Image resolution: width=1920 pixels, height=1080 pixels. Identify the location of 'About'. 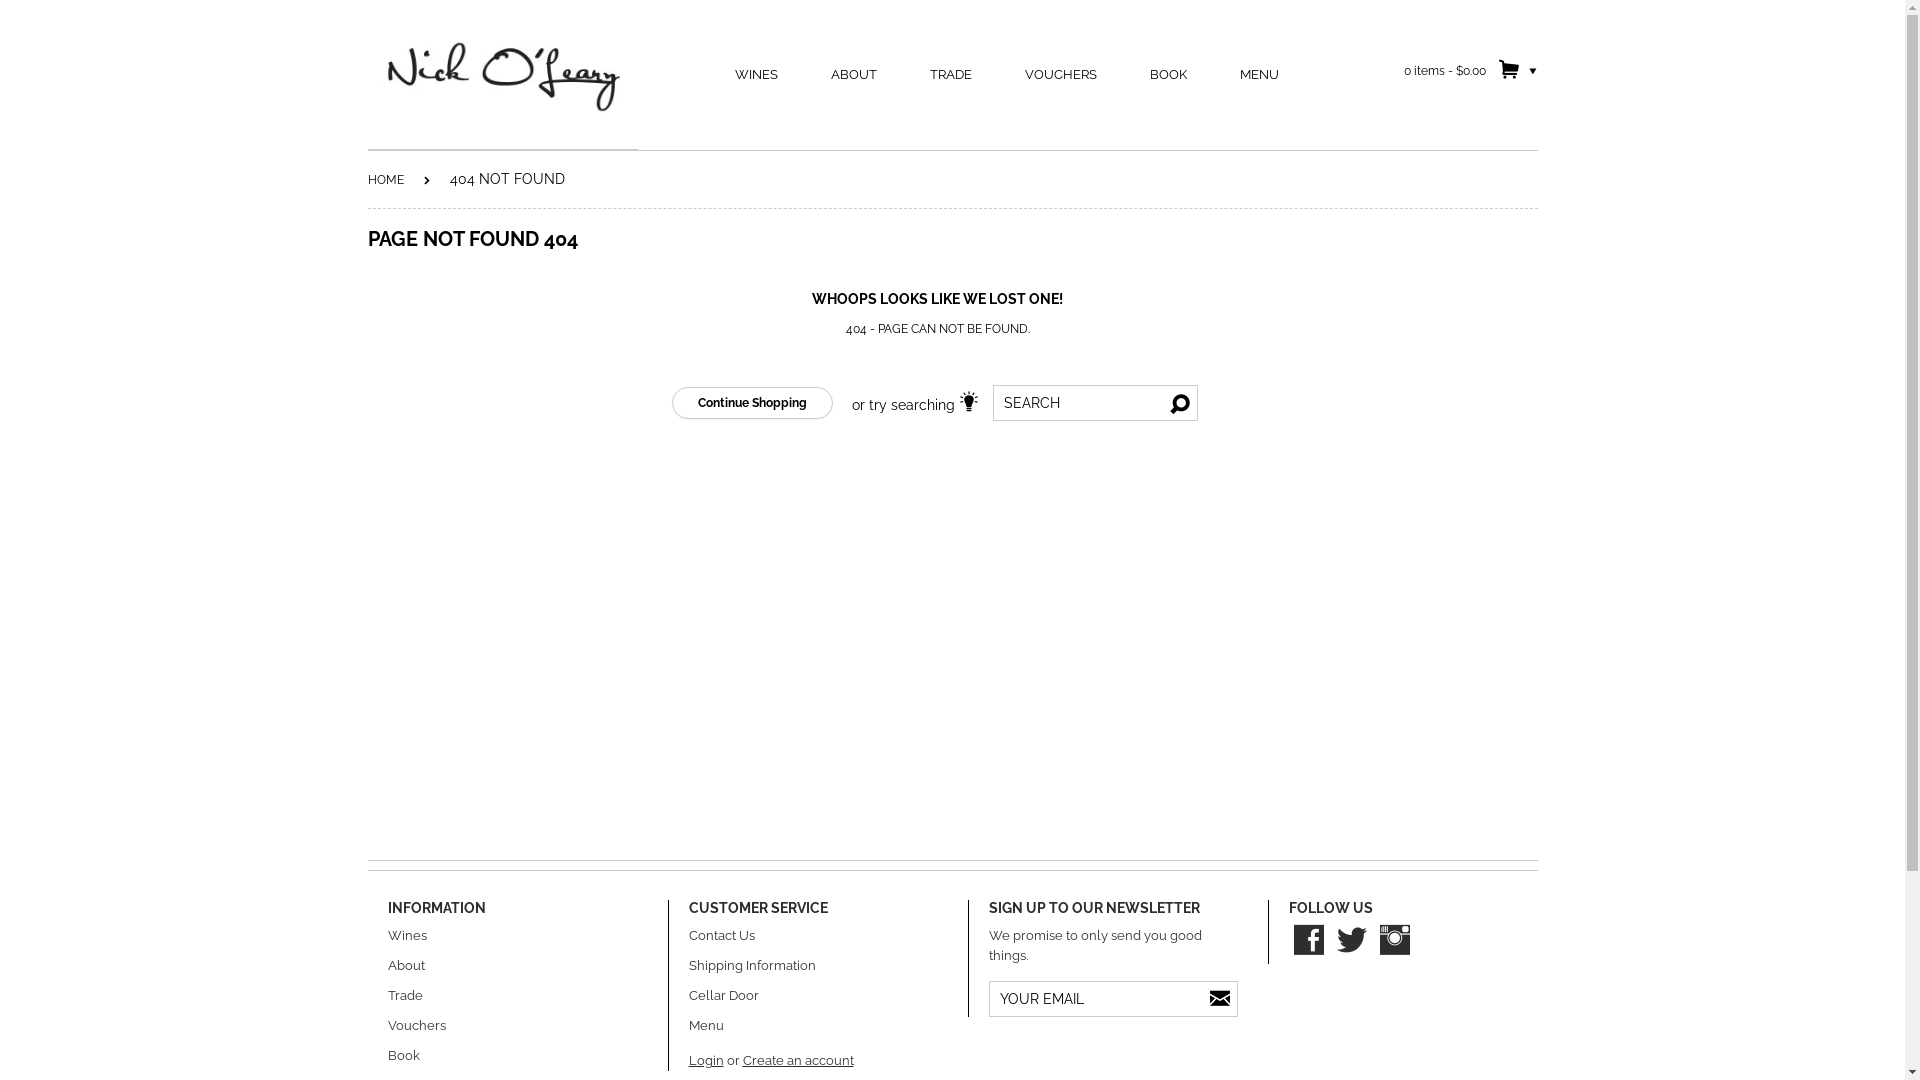
(405, 964).